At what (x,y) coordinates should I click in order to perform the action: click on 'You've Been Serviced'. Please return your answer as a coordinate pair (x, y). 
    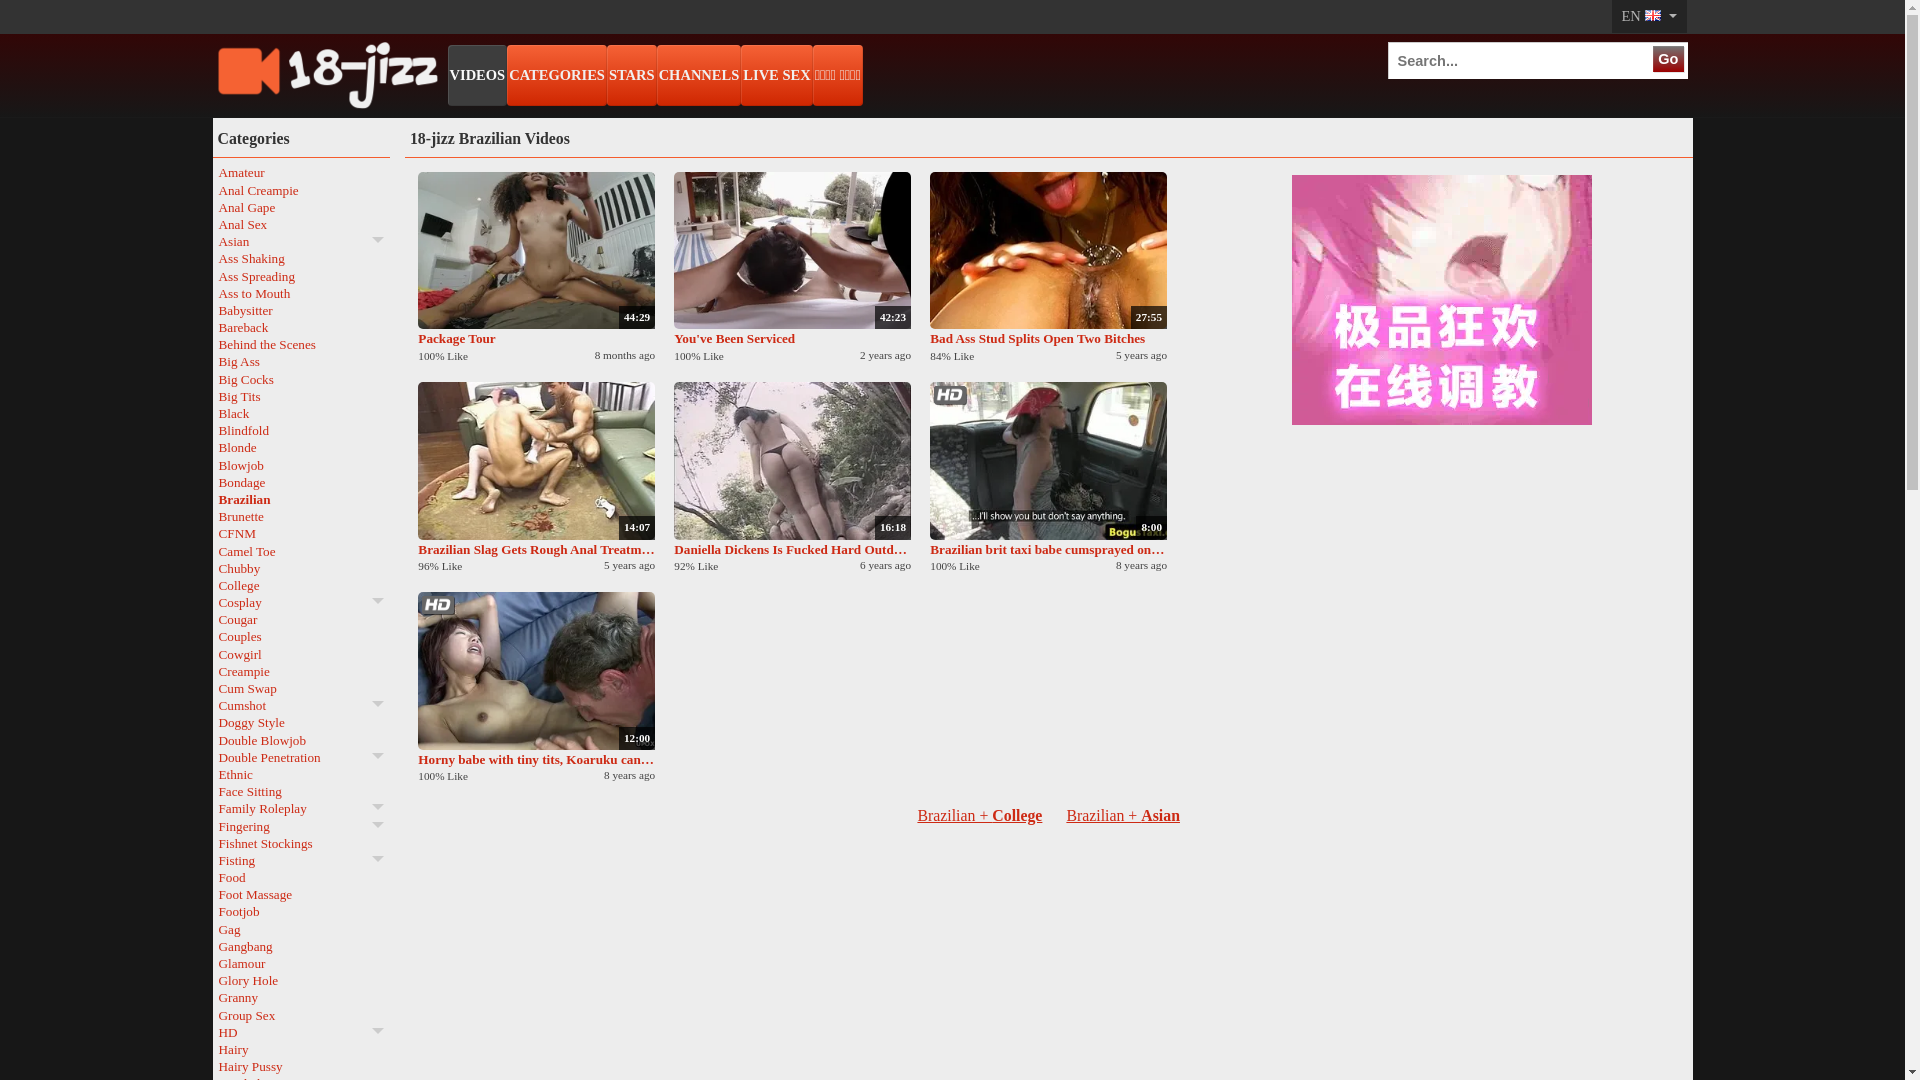
    Looking at the image, I should click on (791, 337).